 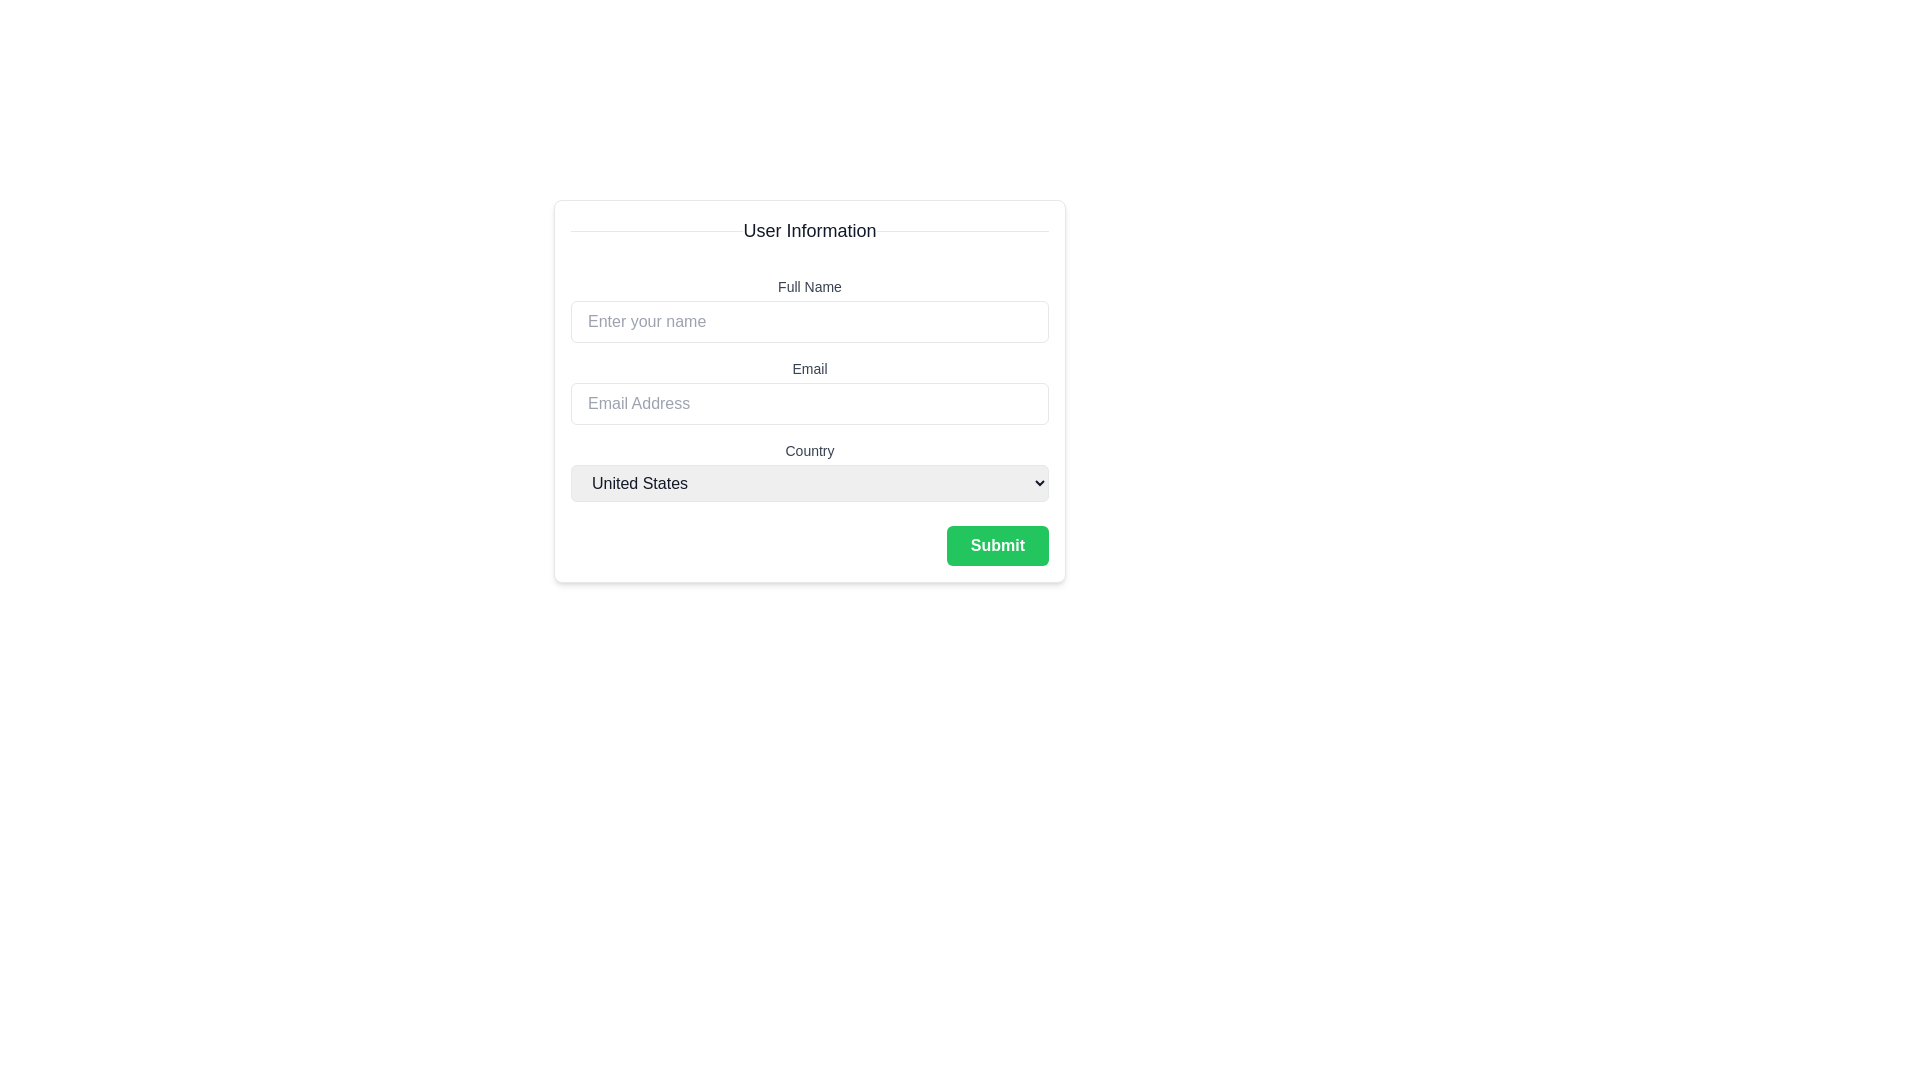 What do you see at coordinates (810, 320) in the screenshot?
I see `text into the full name input field located below the 'Full Name' label in the 'User Information' form section` at bounding box center [810, 320].